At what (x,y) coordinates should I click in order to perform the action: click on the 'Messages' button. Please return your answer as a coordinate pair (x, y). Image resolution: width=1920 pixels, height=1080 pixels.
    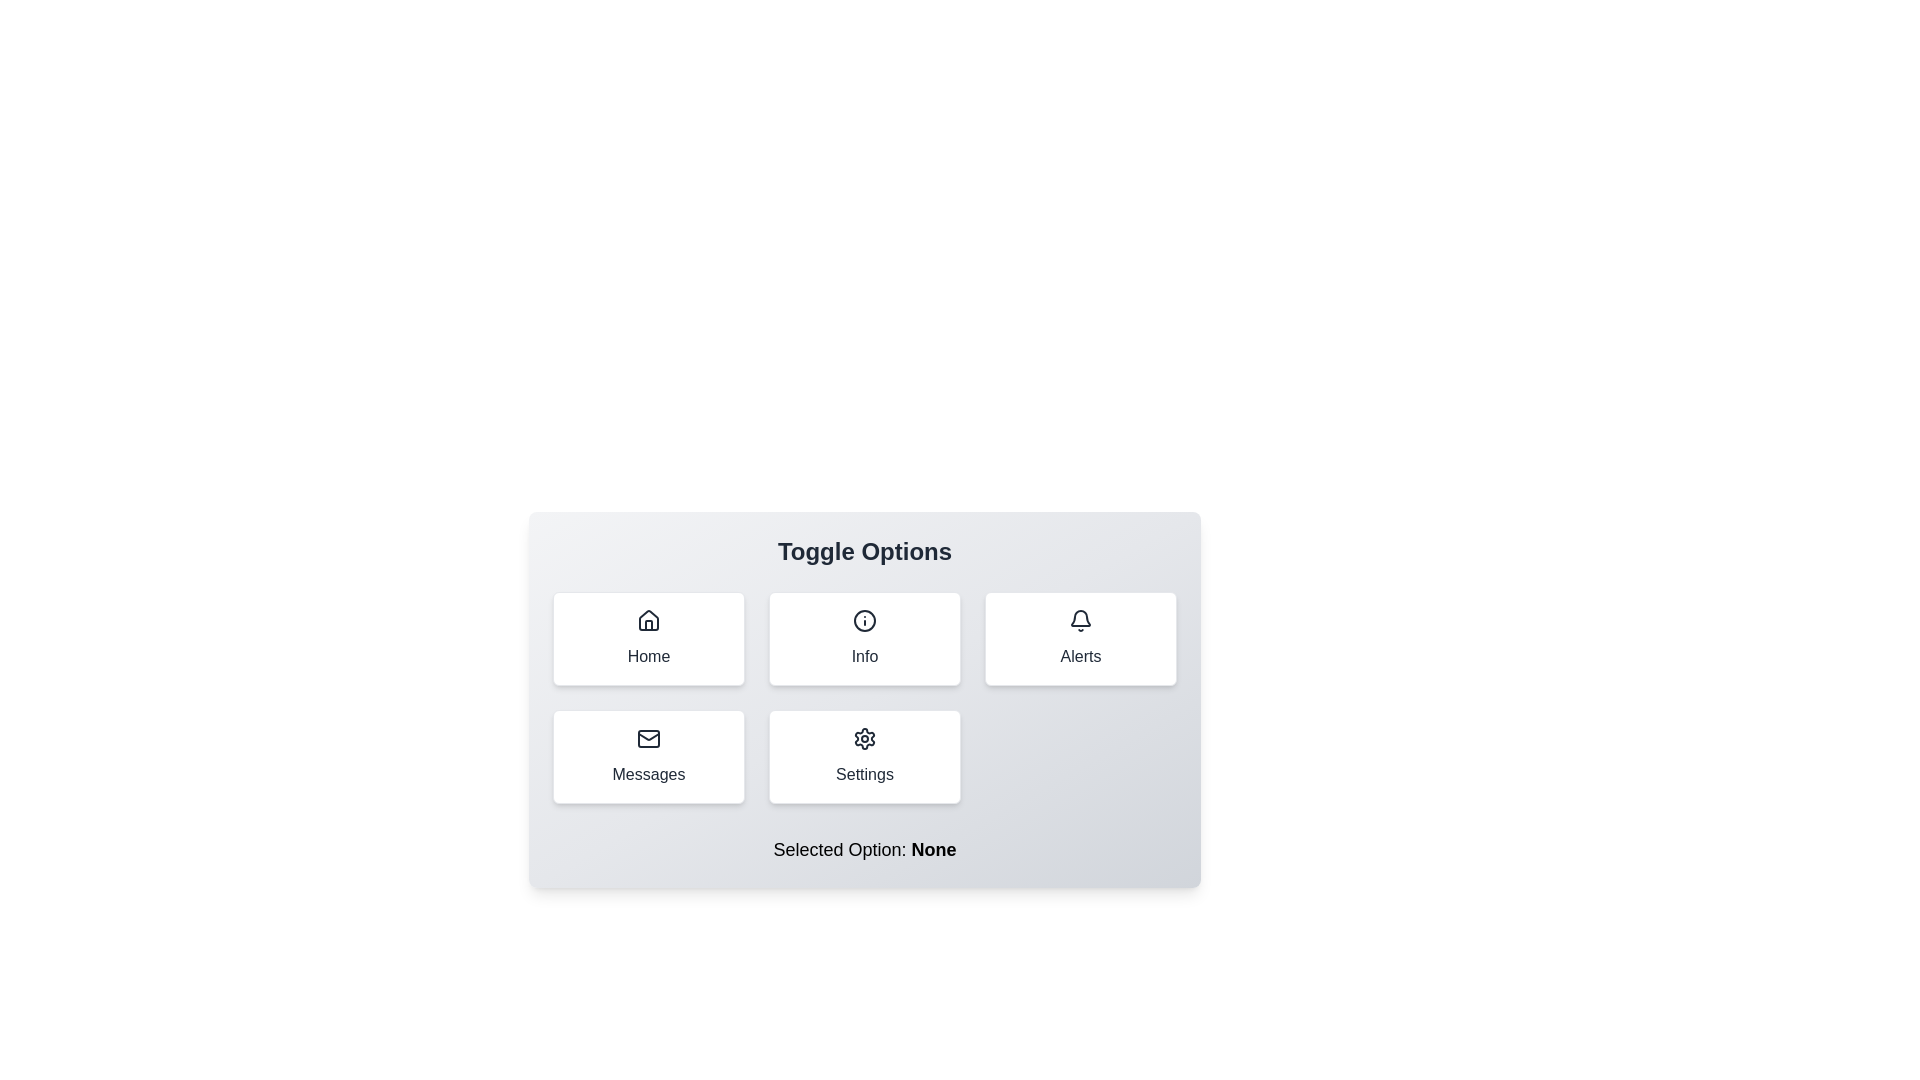
    Looking at the image, I should click on (648, 739).